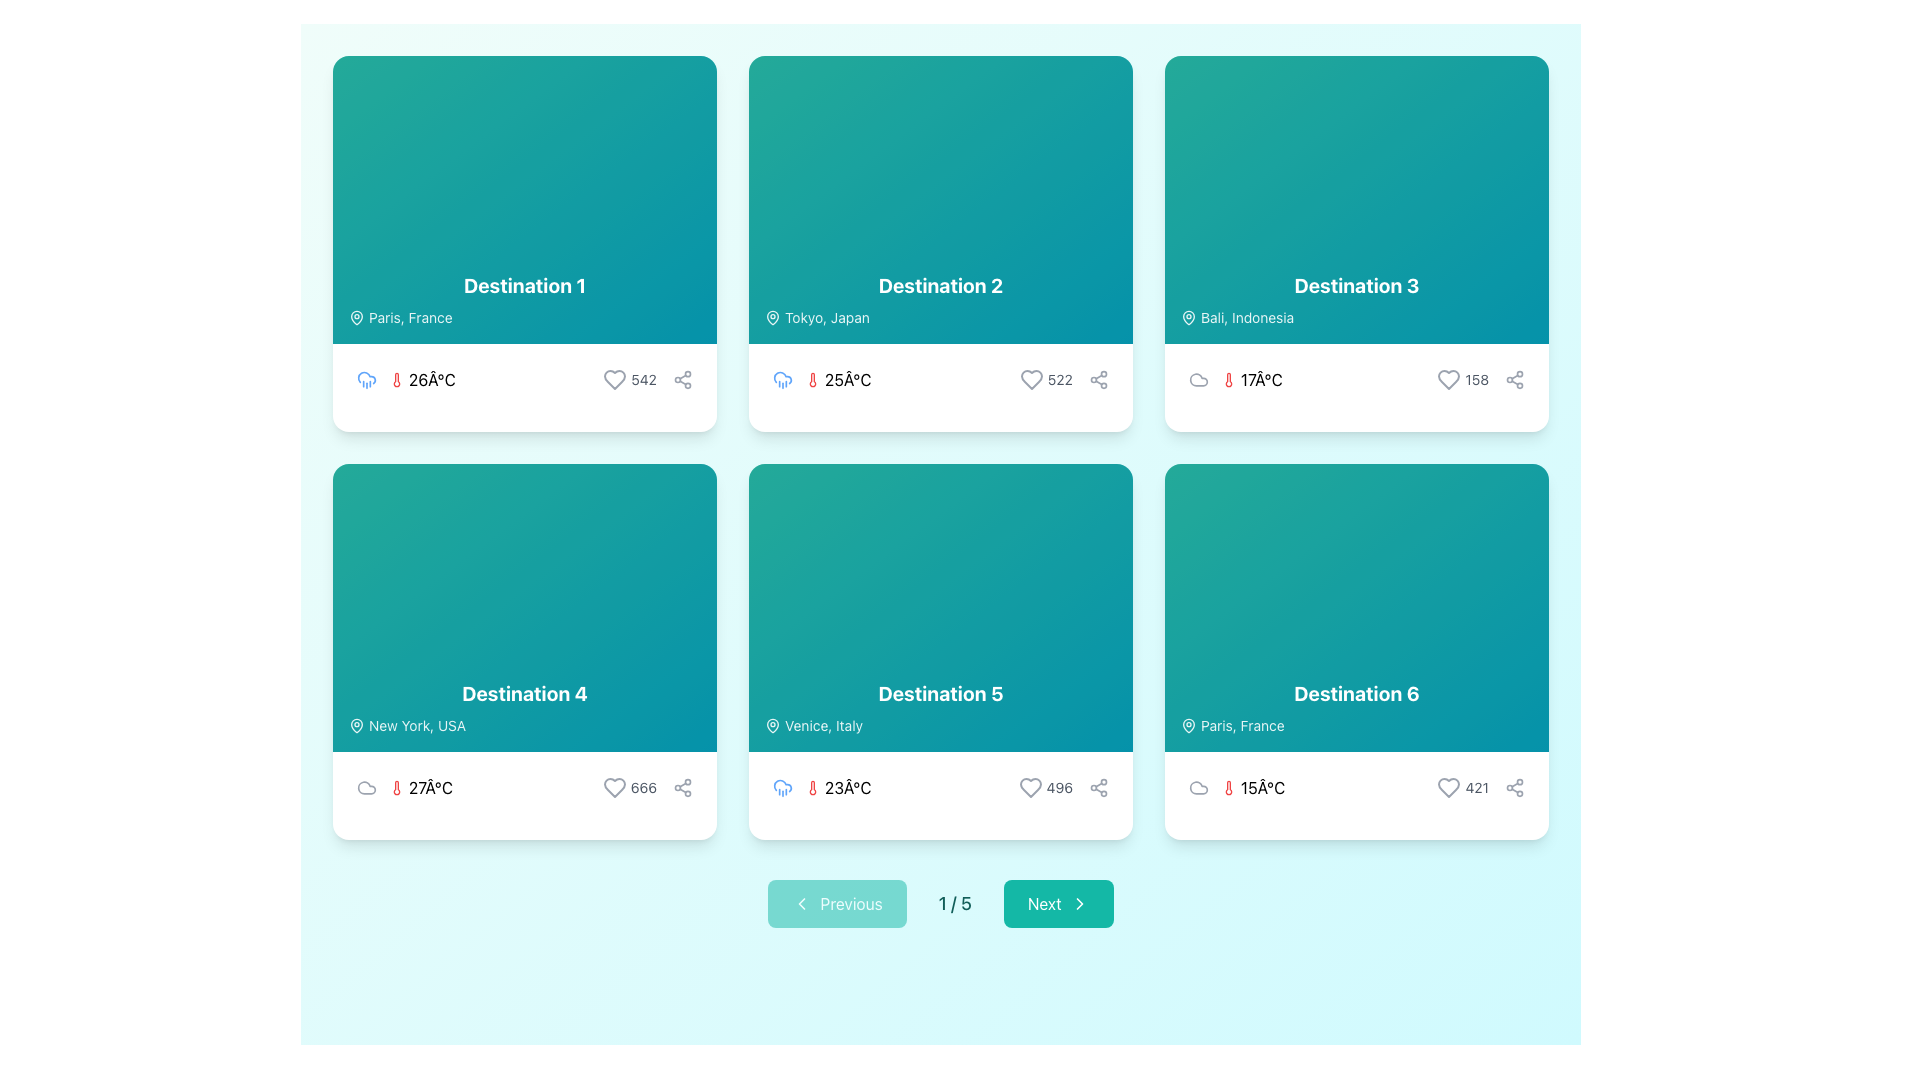 The width and height of the screenshot is (1920, 1080). I want to click on the heart button located at the bottom-right corner of the 'Destination 5' card, adjacent to the number '496', to like or unlike the item, so click(1030, 786).